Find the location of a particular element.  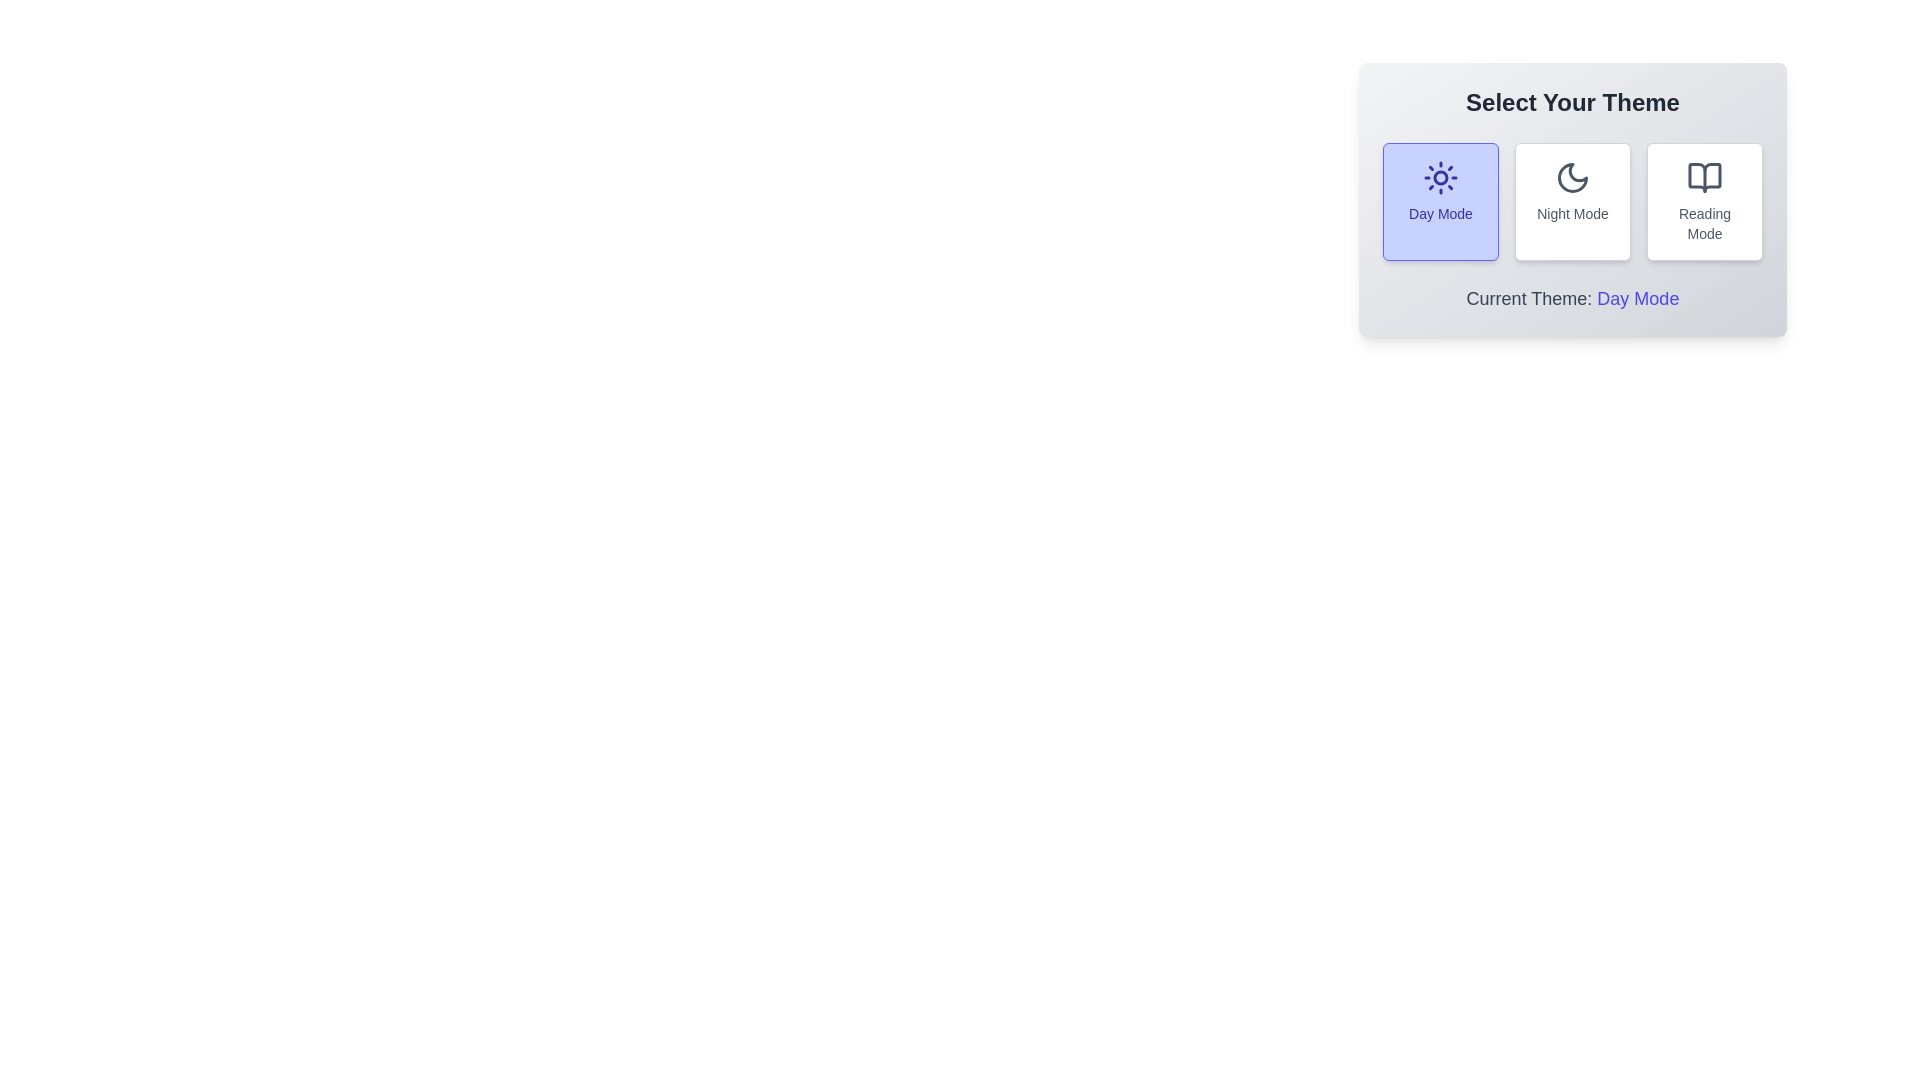

the button corresponding to the desired theme: Reading Mode is located at coordinates (1703, 201).